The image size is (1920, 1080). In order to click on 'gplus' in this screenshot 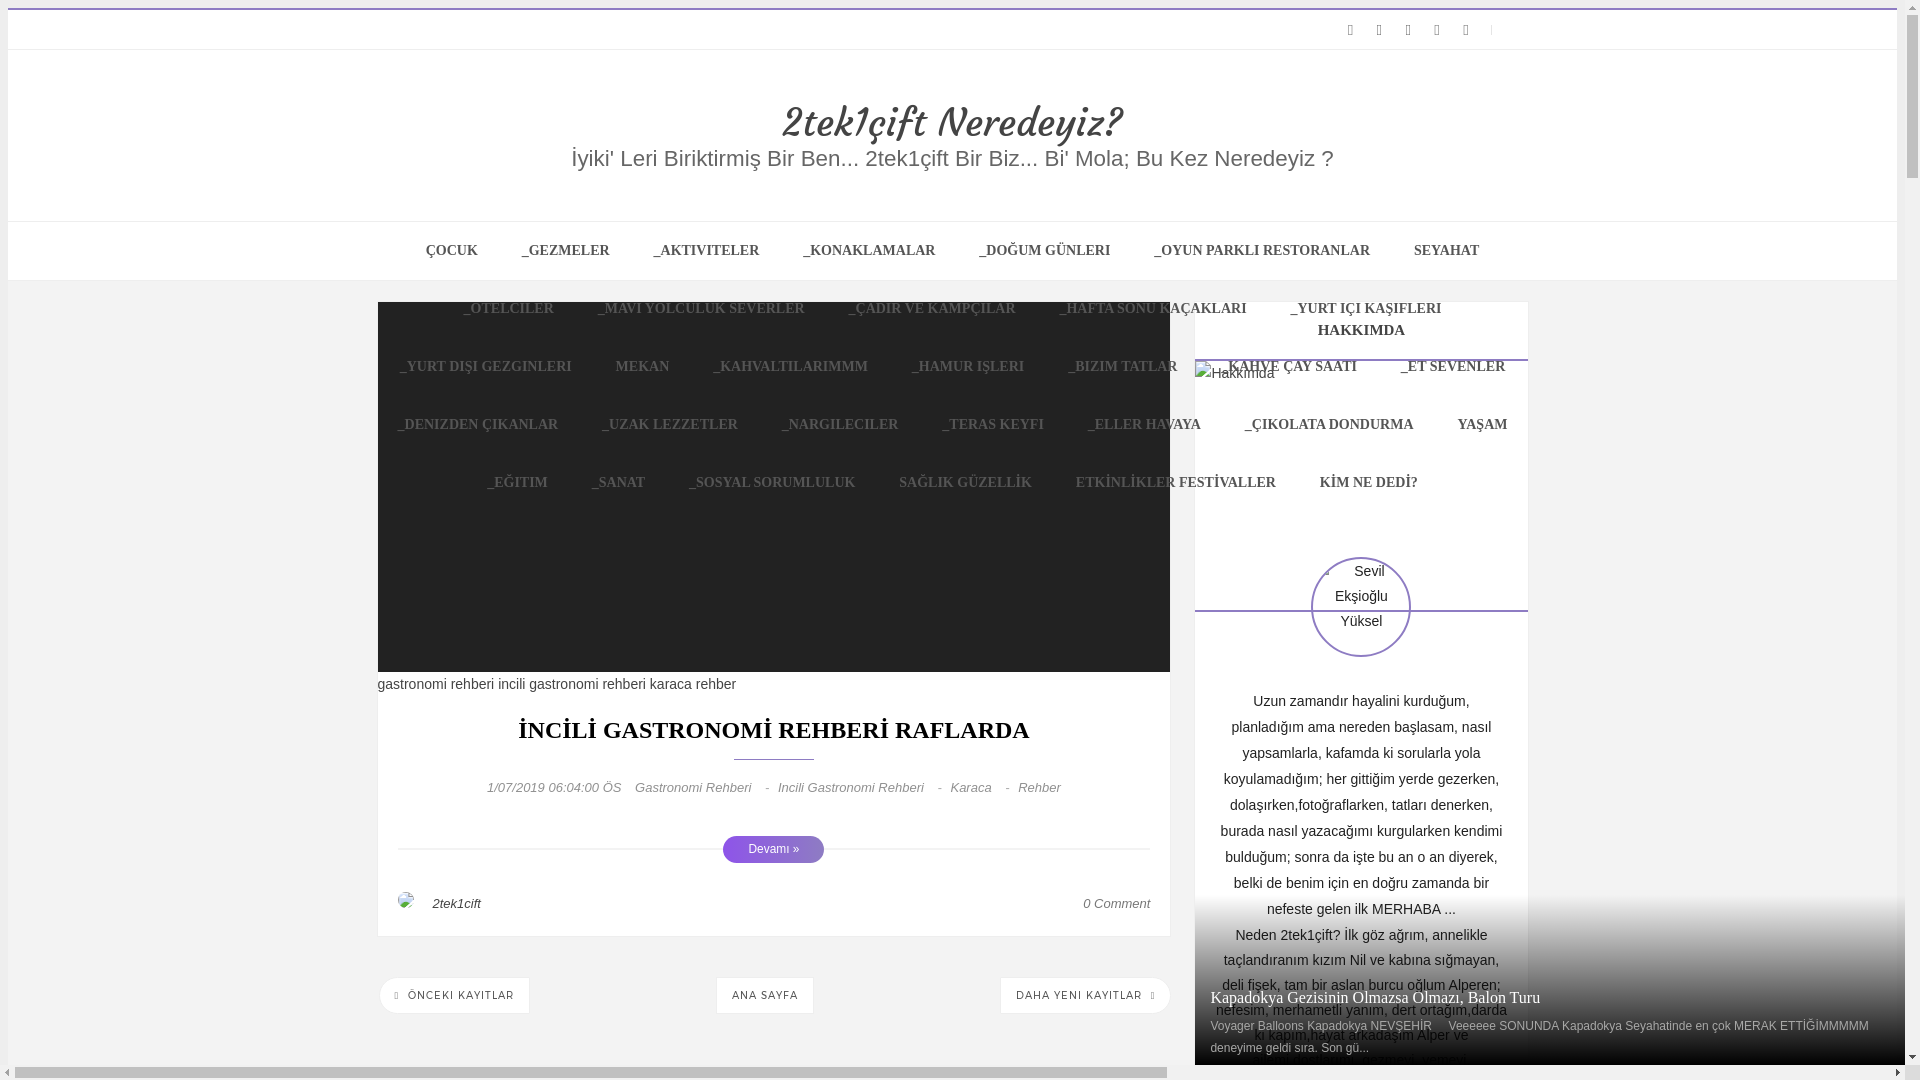, I will do `click(1395, 30)`.